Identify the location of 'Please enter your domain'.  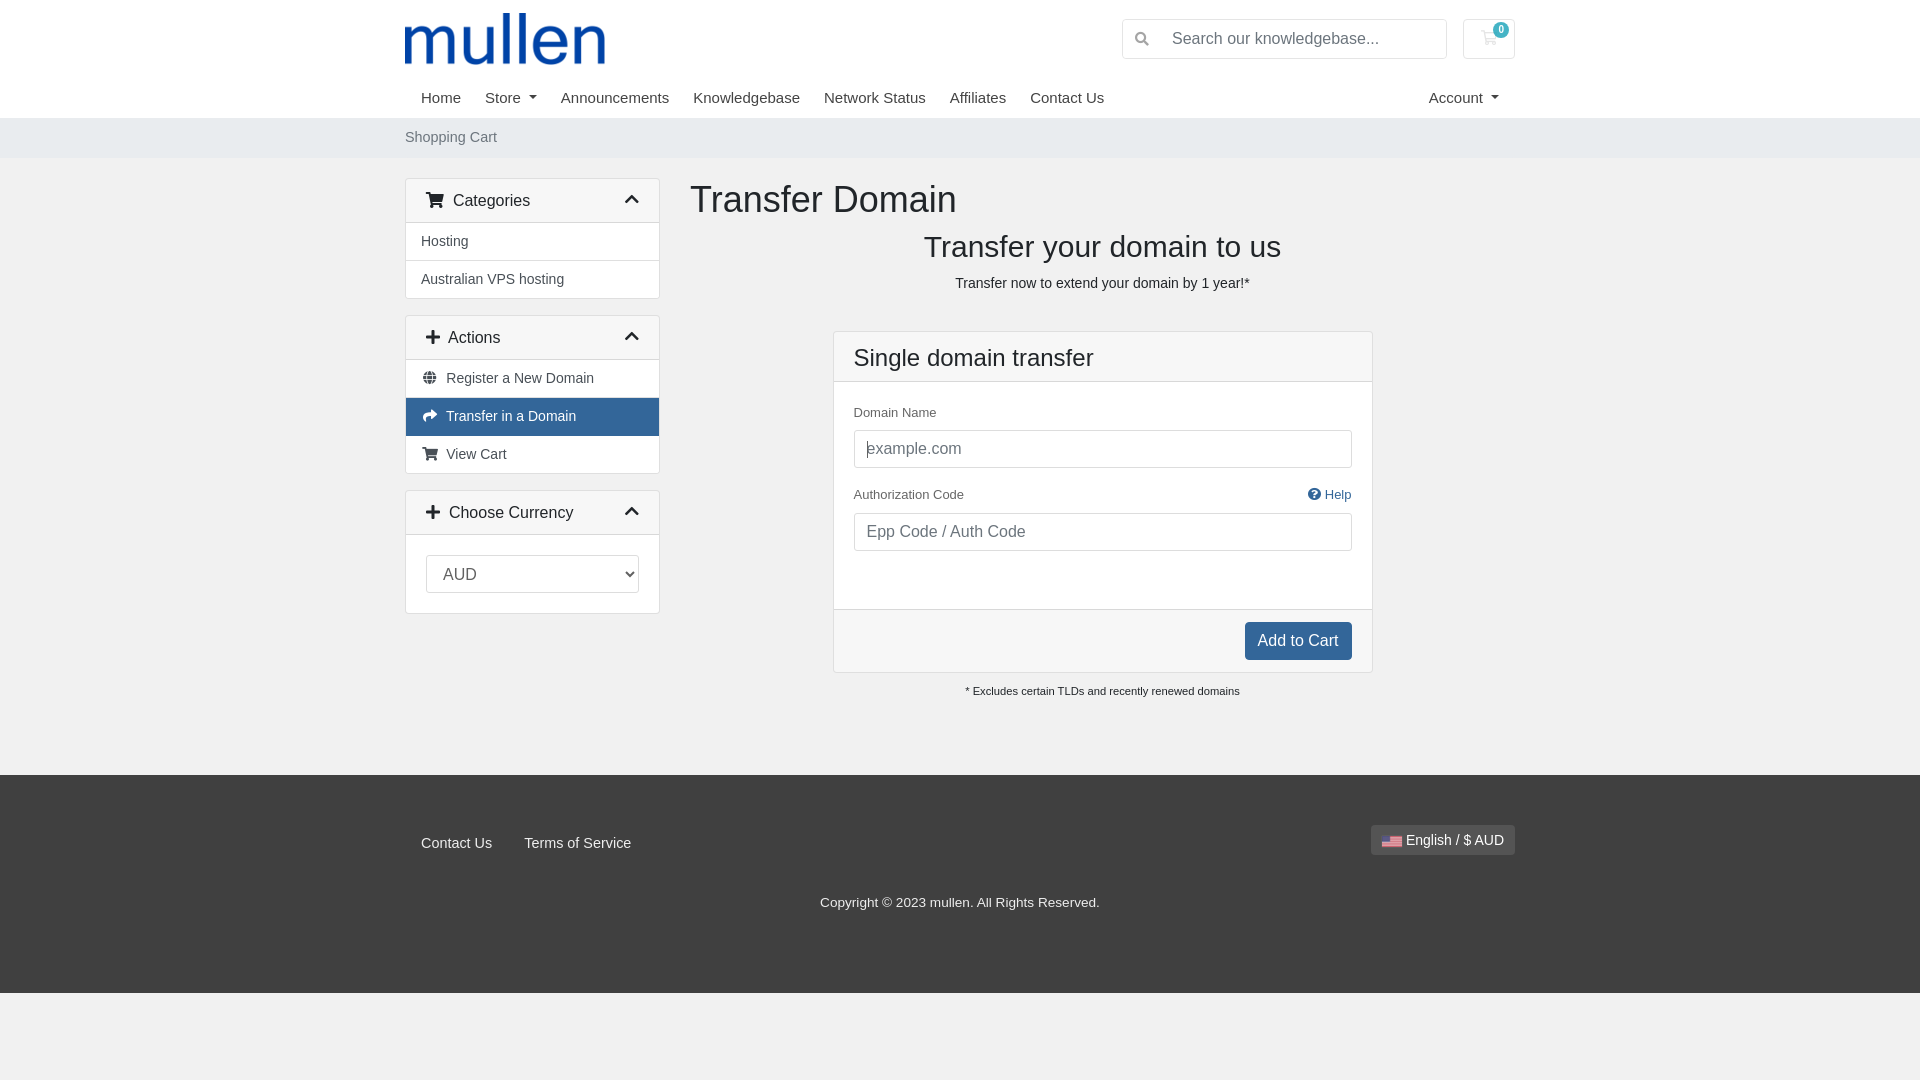
(1102, 447).